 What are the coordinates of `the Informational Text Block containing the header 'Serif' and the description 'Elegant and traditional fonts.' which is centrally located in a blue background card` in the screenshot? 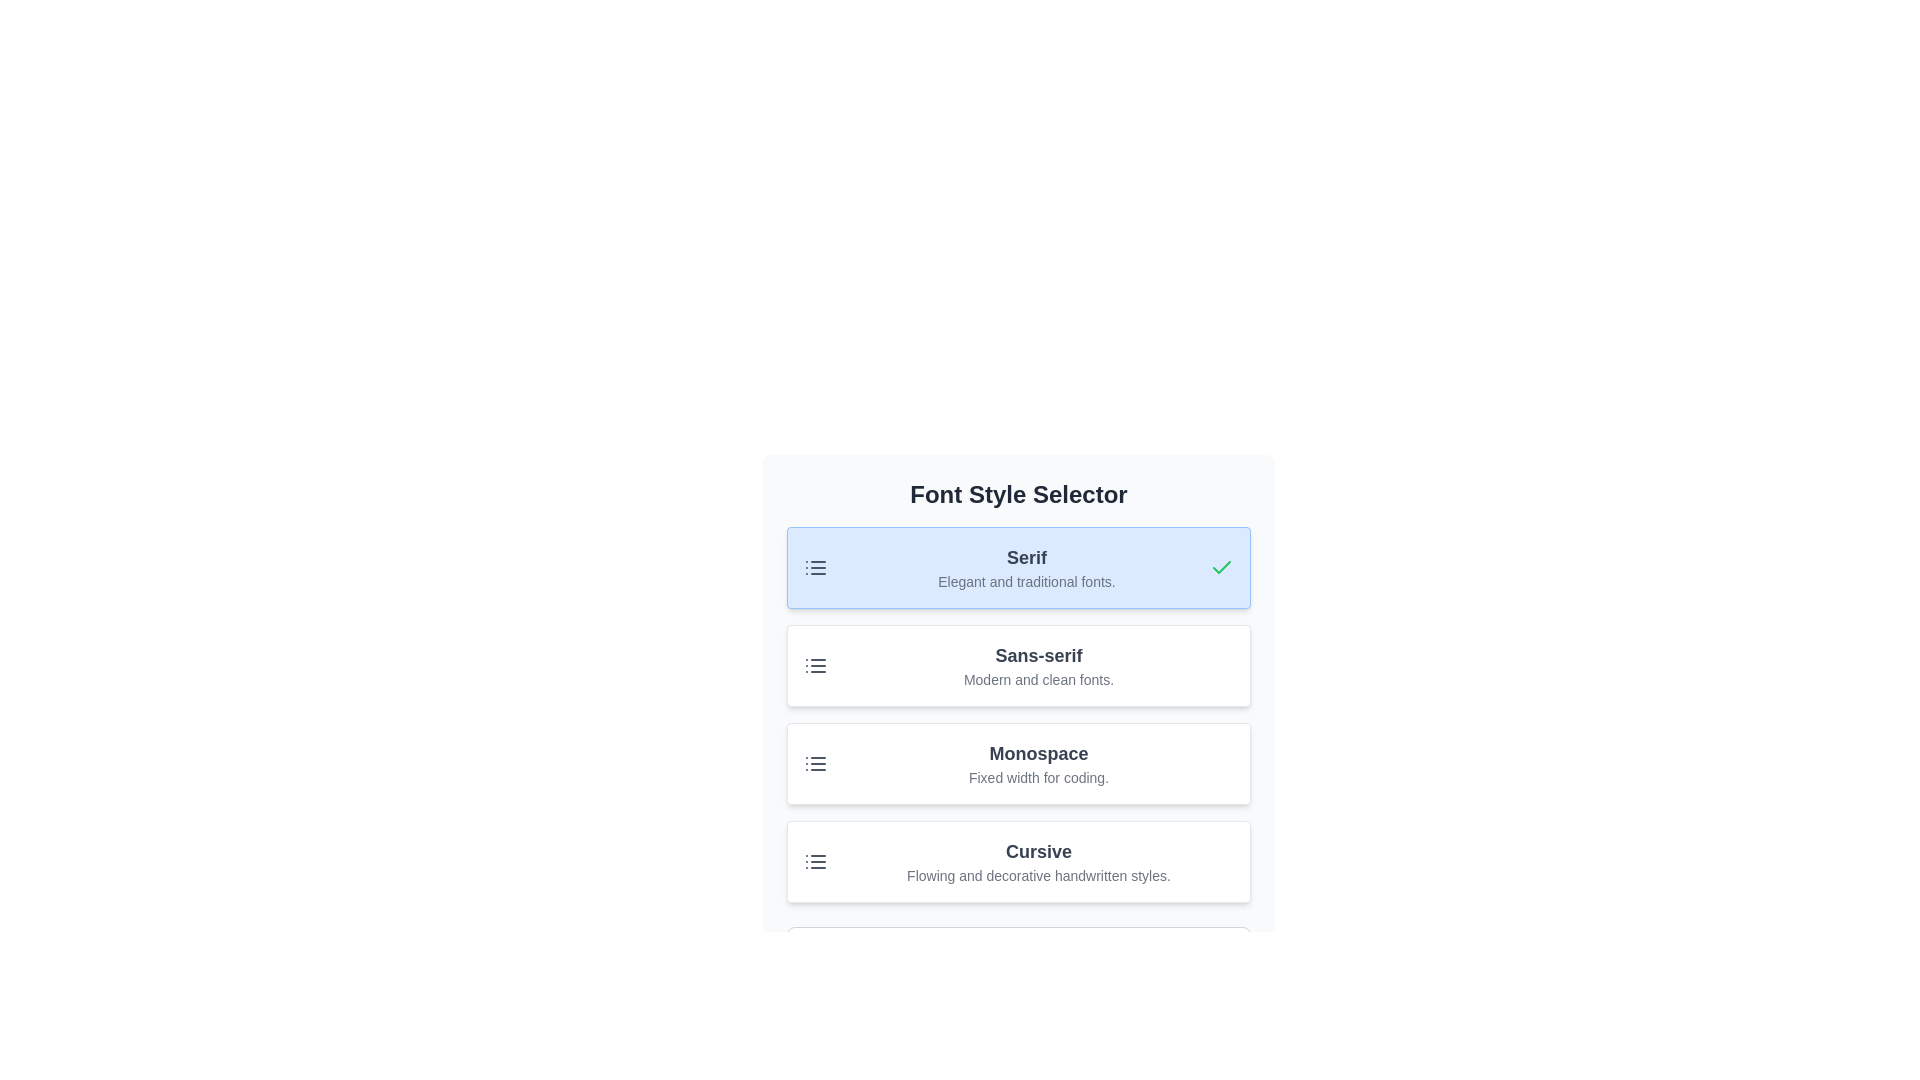 It's located at (1027, 567).